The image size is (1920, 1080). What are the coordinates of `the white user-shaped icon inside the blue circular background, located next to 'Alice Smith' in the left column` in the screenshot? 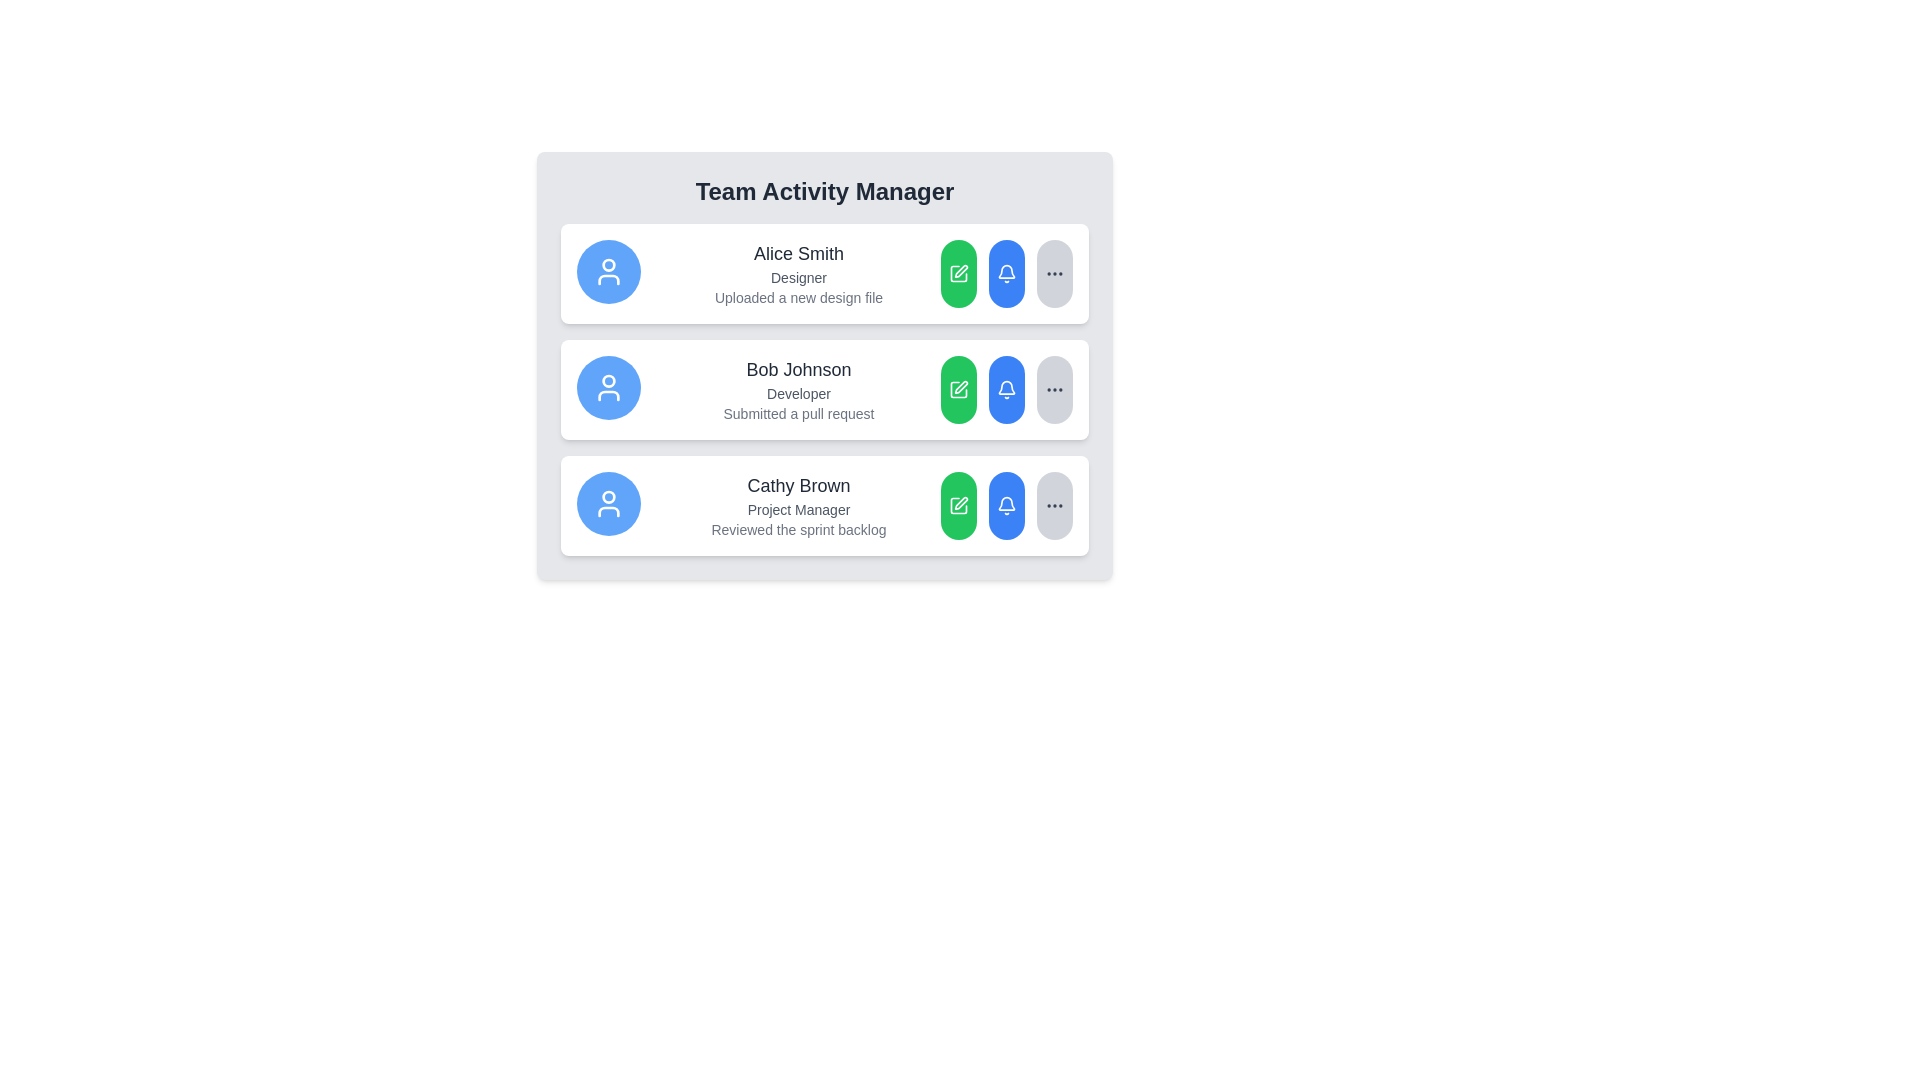 It's located at (608, 272).